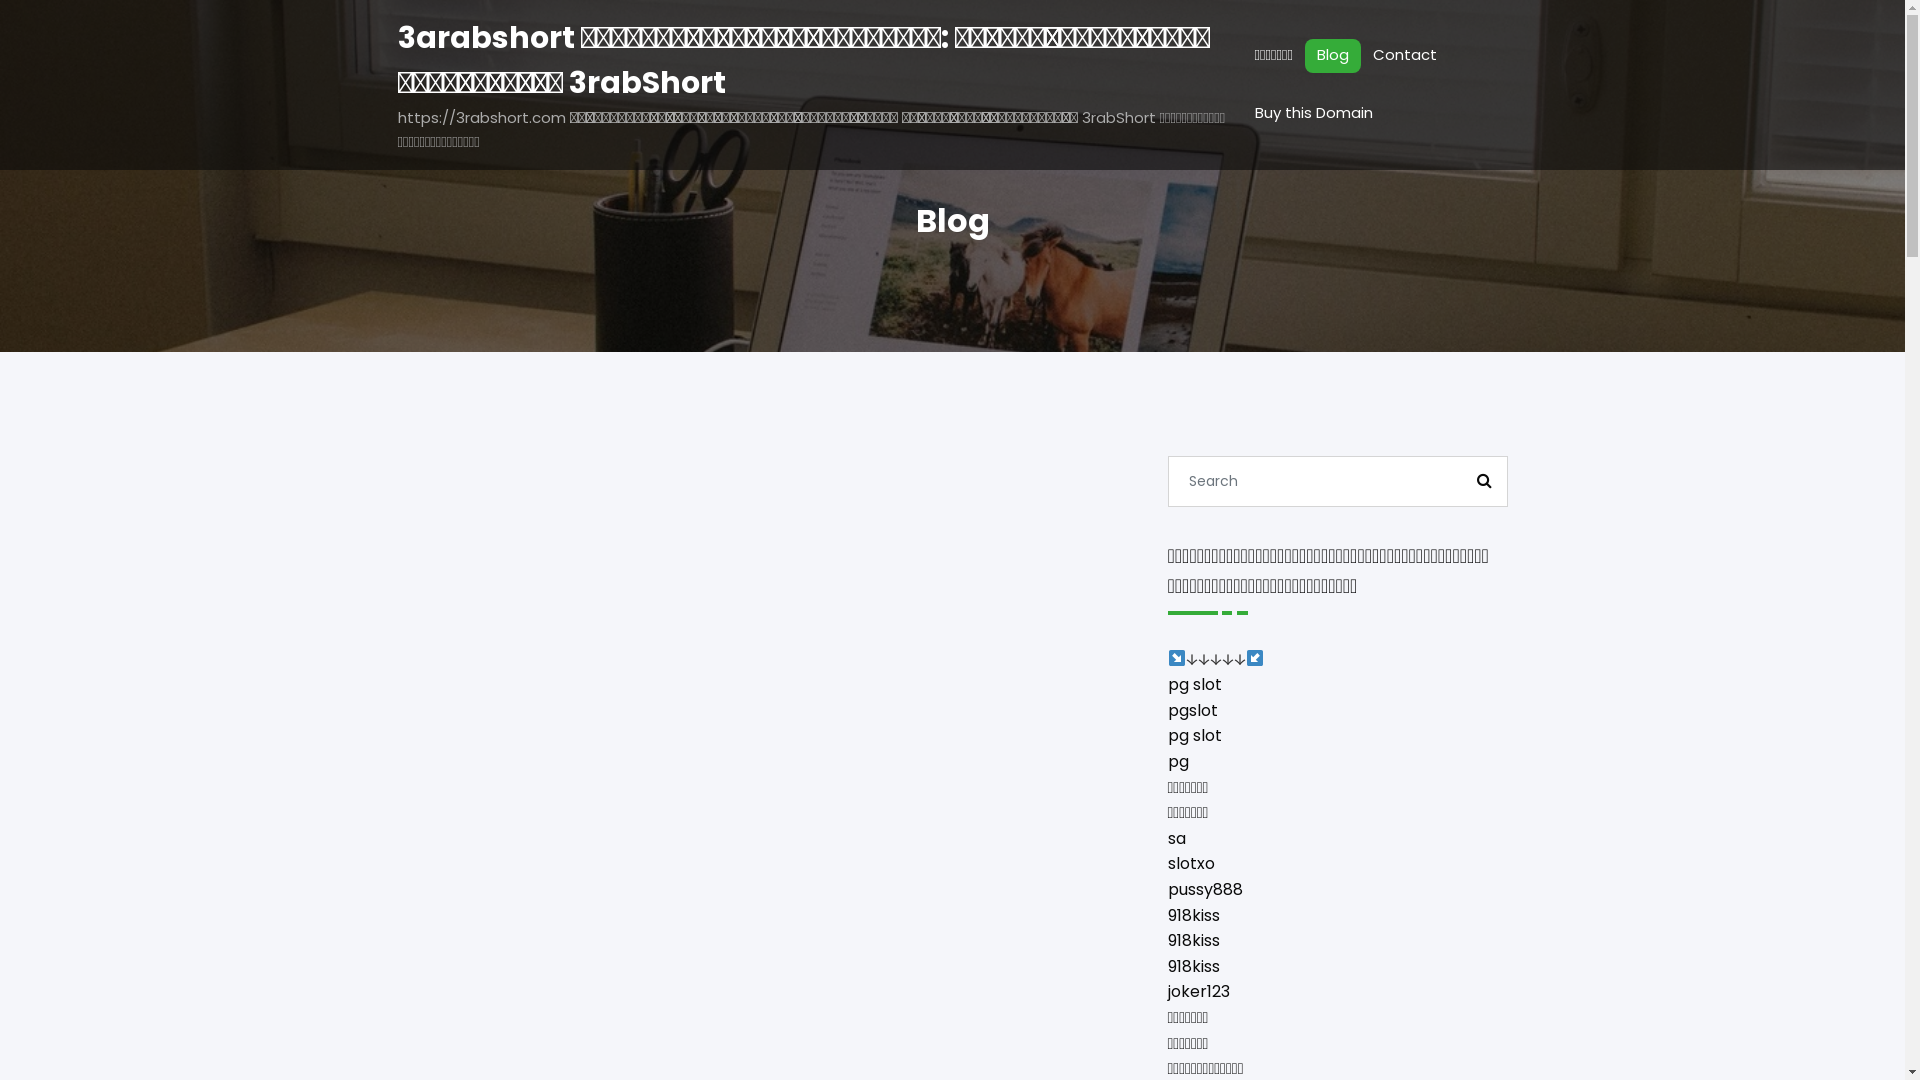 This screenshot has width=1920, height=1080. I want to click on 'pussy888', so click(1204, 888).